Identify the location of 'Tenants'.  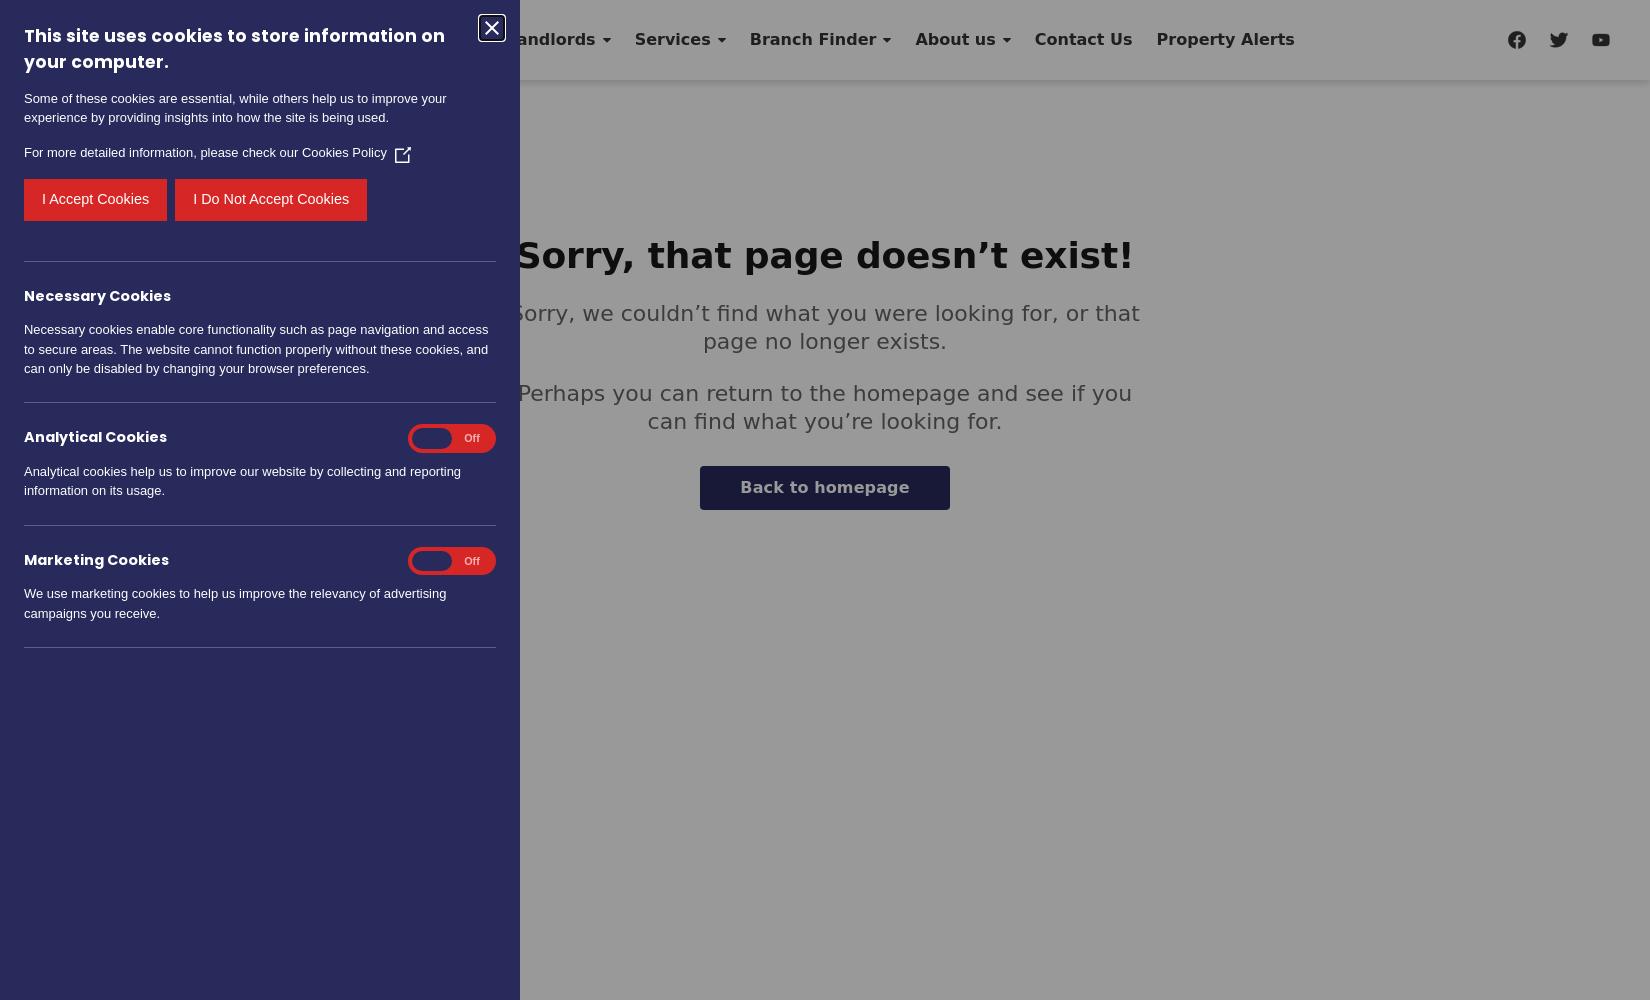
(430, 39).